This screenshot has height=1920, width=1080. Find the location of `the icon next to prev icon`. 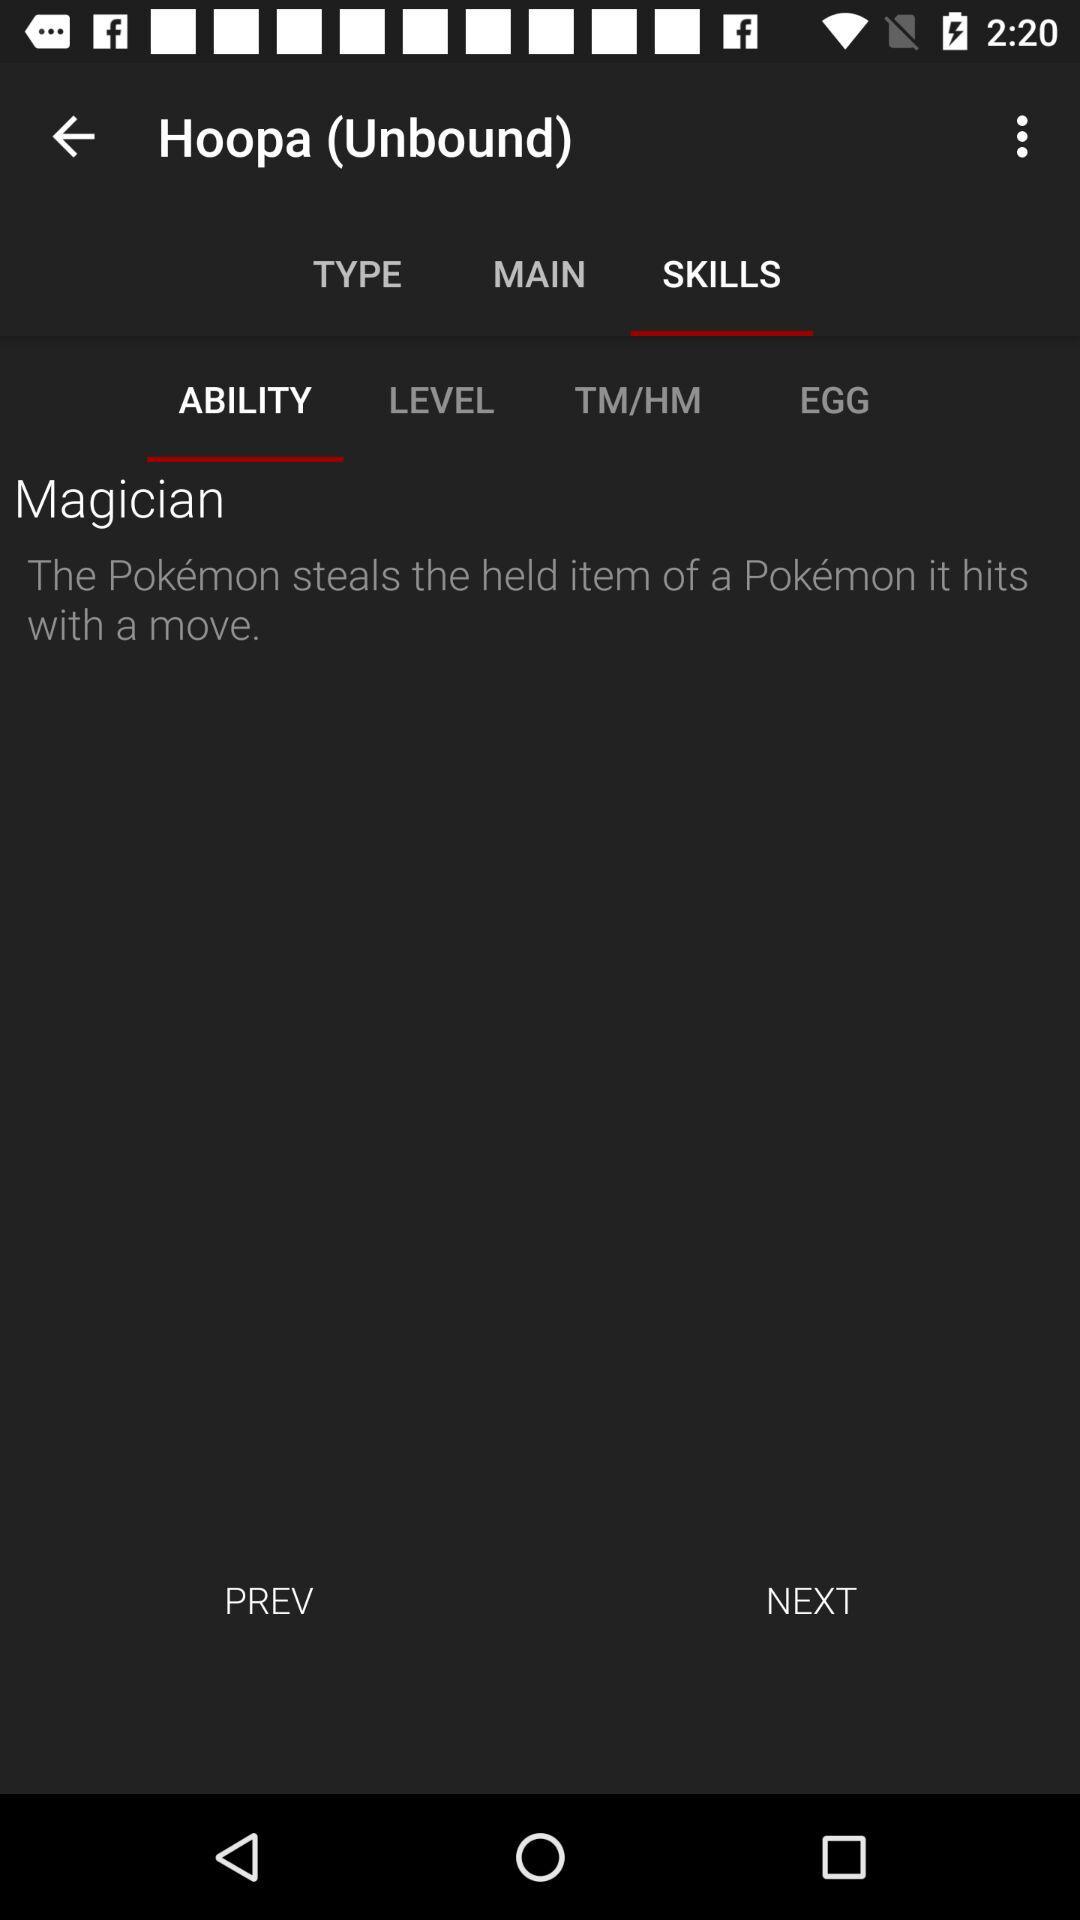

the icon next to prev icon is located at coordinates (811, 1598).